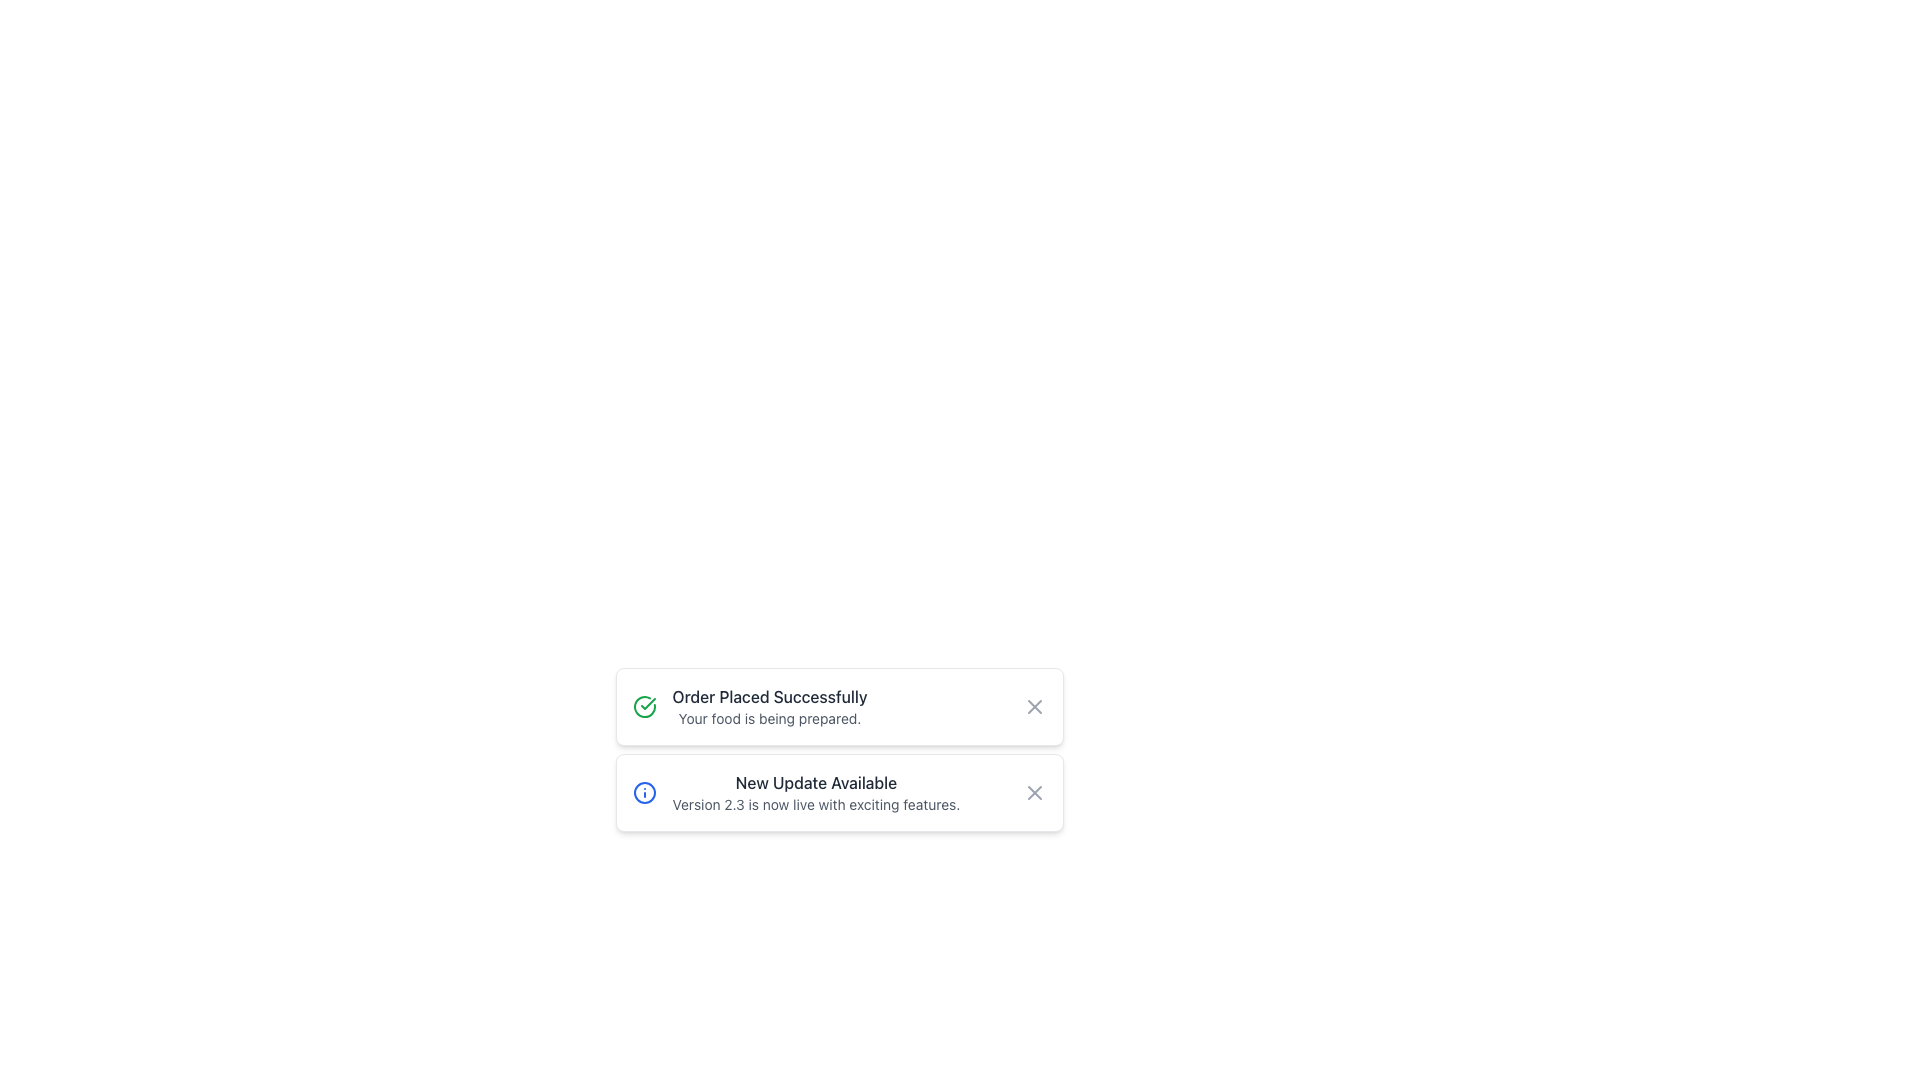  I want to click on small checkmark symbol located inside the circular check icon, which indicates a successful order placement, by clicking on it, so click(648, 703).